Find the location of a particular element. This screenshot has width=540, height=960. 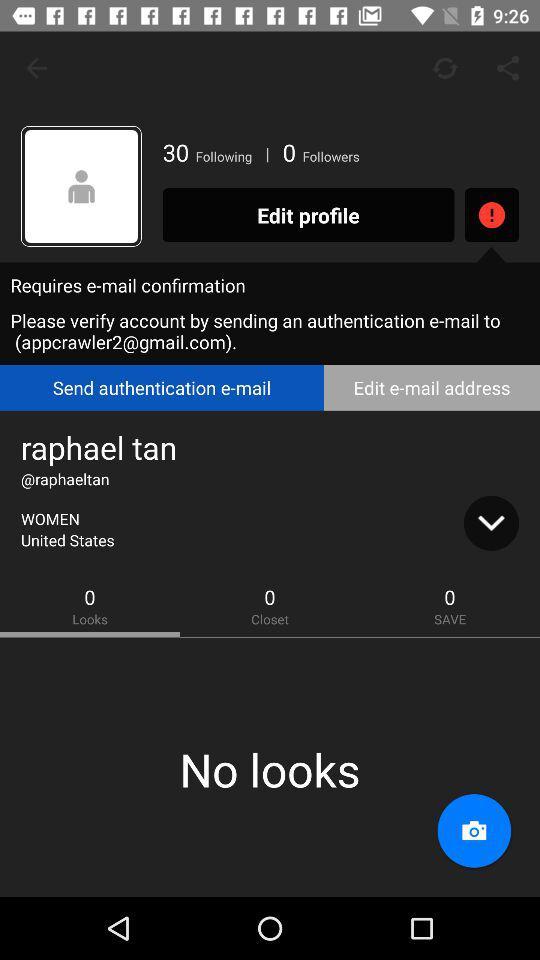

drop down menu is located at coordinates (490, 522).